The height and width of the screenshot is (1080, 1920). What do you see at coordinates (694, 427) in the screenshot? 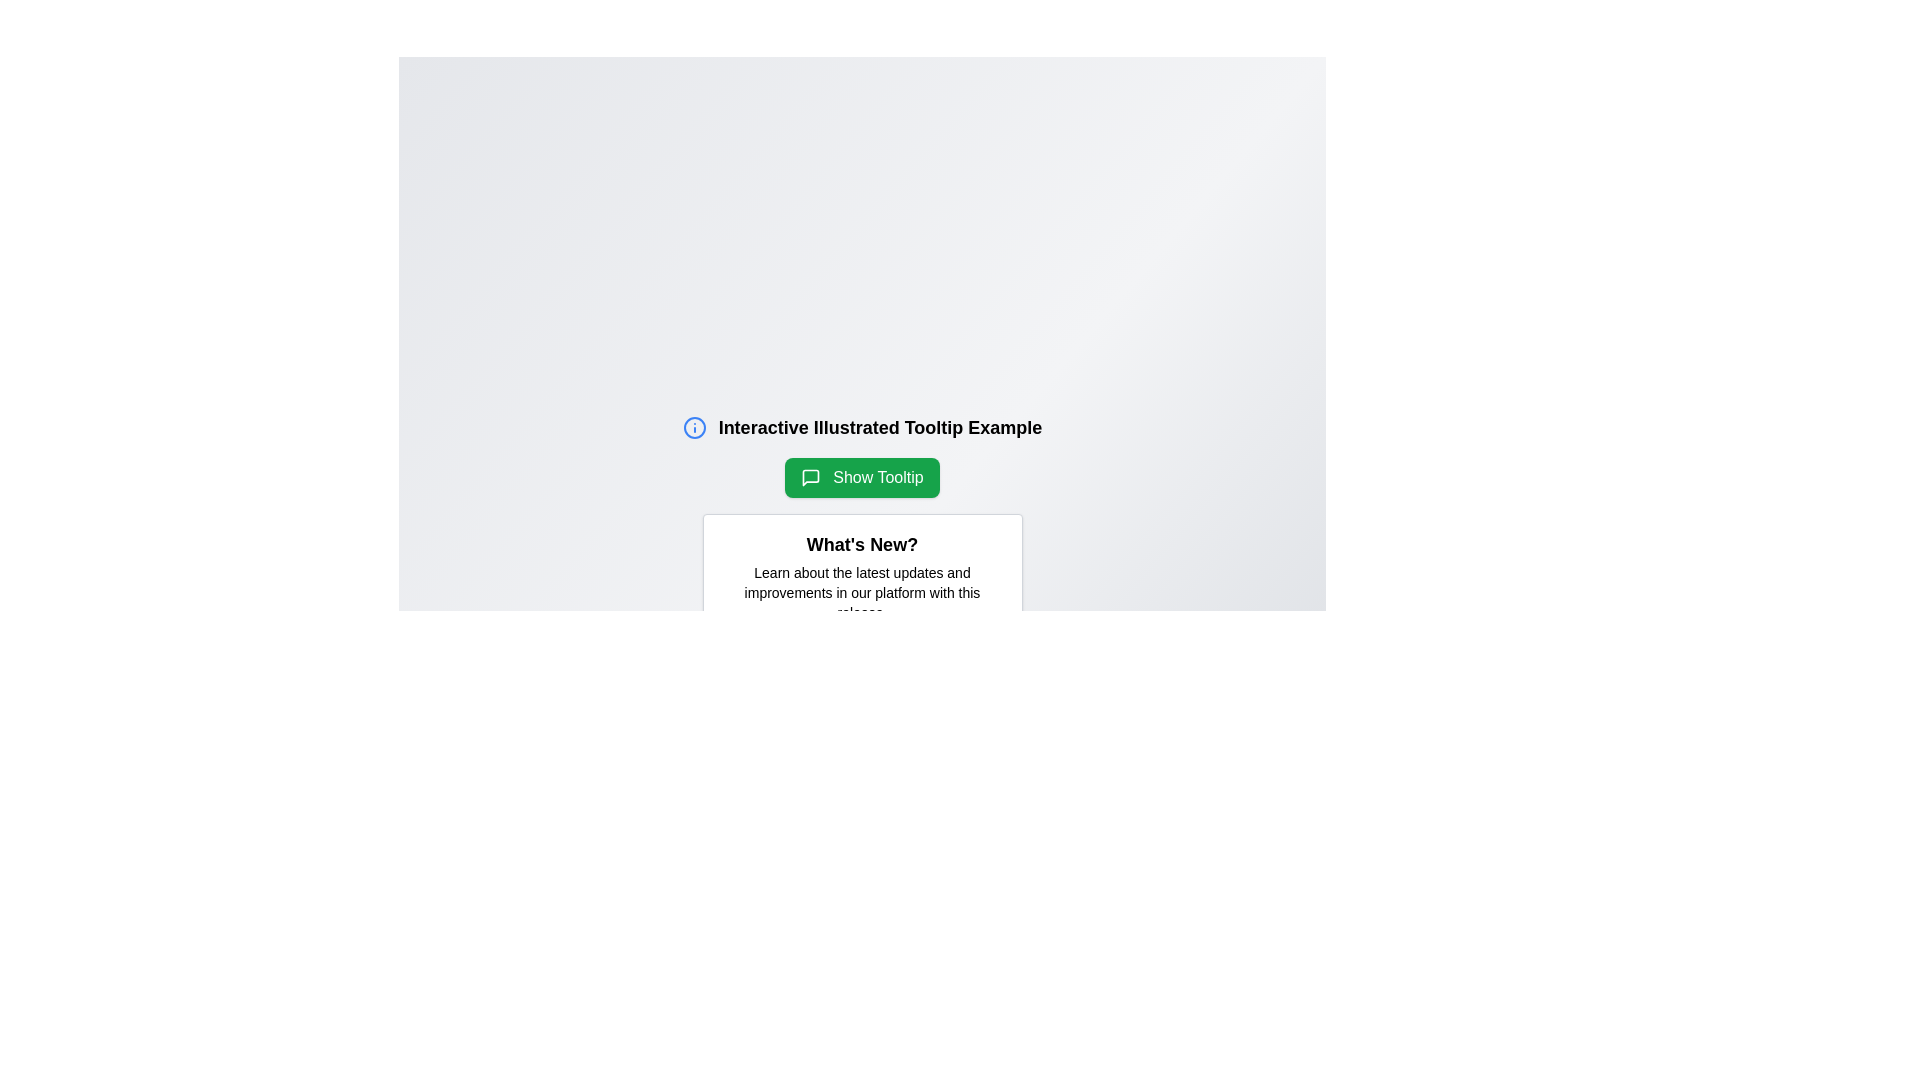
I see `the circular blue-bordered icon with a white interior that represents an information symbol, located to the left of the text 'Interactive Illustrated Tooltip Example'` at bounding box center [694, 427].